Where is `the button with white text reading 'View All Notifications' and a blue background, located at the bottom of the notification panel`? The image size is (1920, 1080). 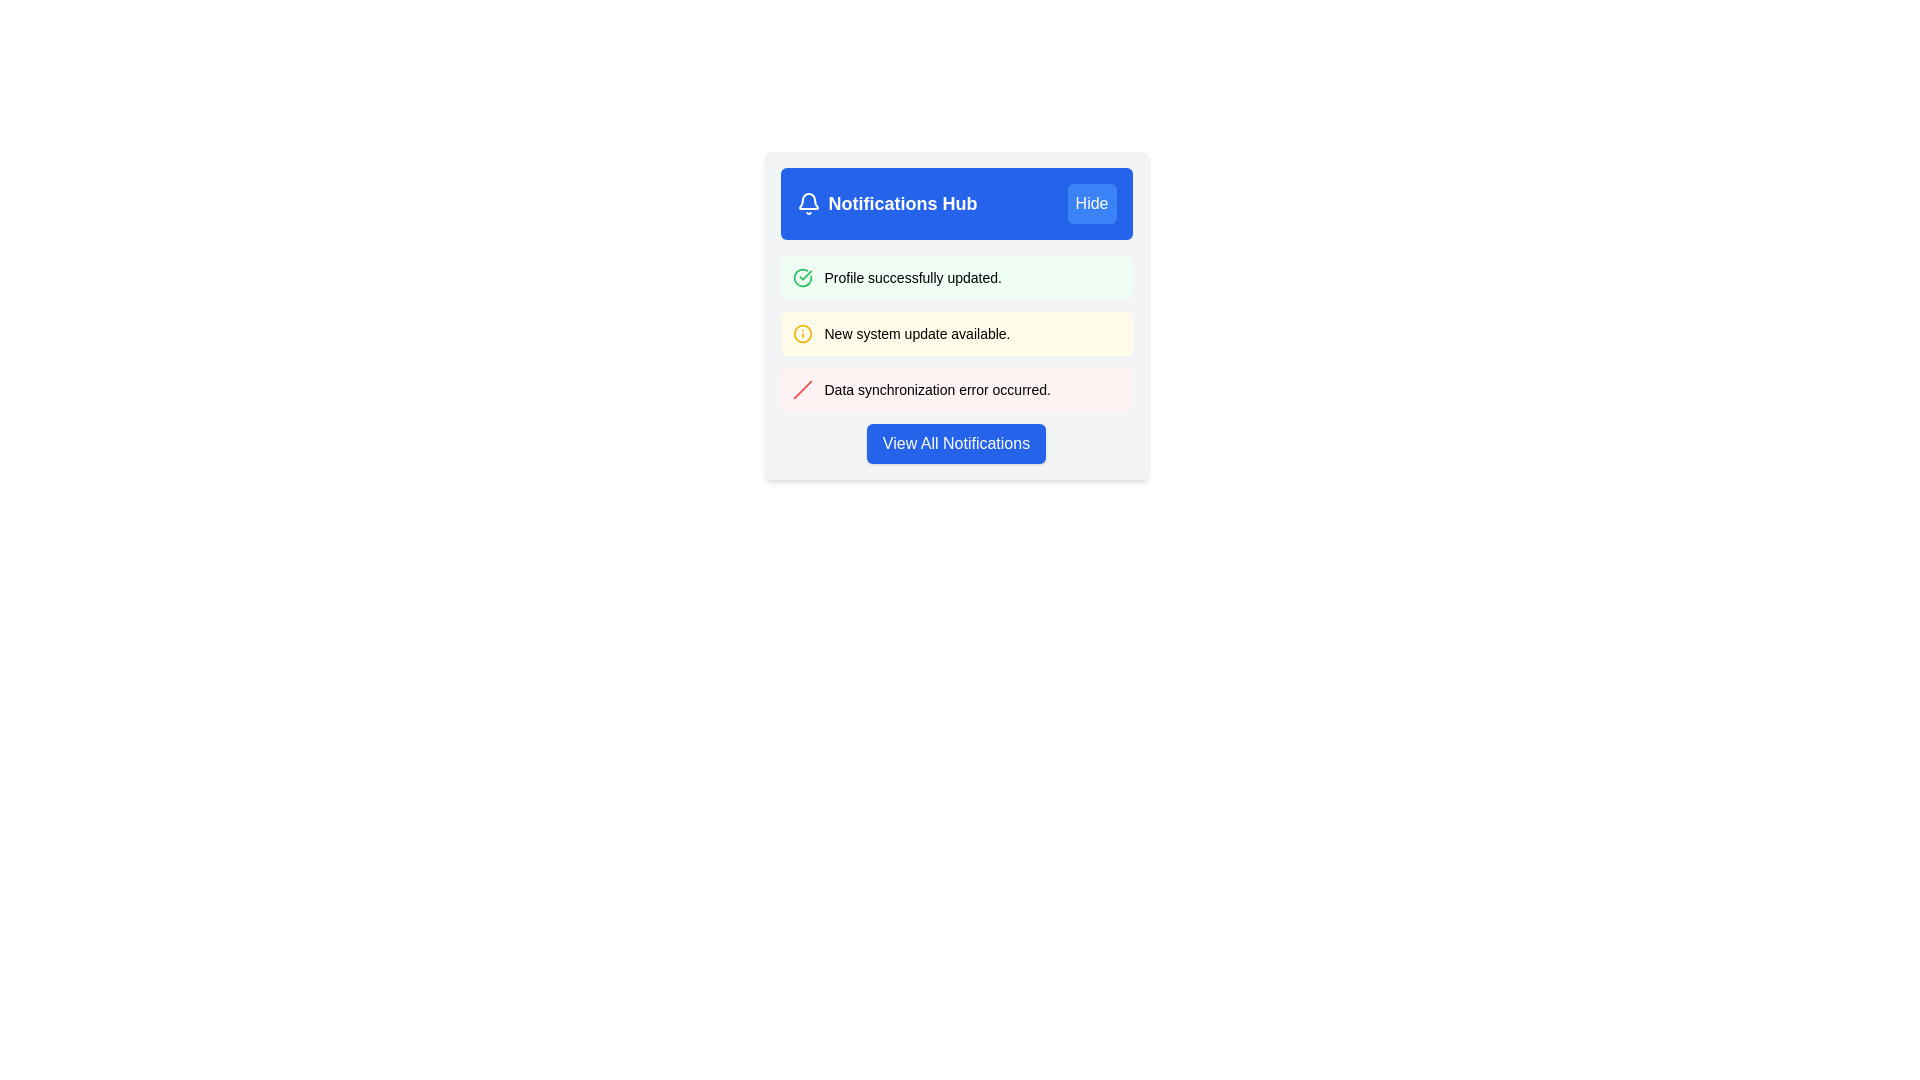 the button with white text reading 'View All Notifications' and a blue background, located at the bottom of the notification panel is located at coordinates (955, 442).